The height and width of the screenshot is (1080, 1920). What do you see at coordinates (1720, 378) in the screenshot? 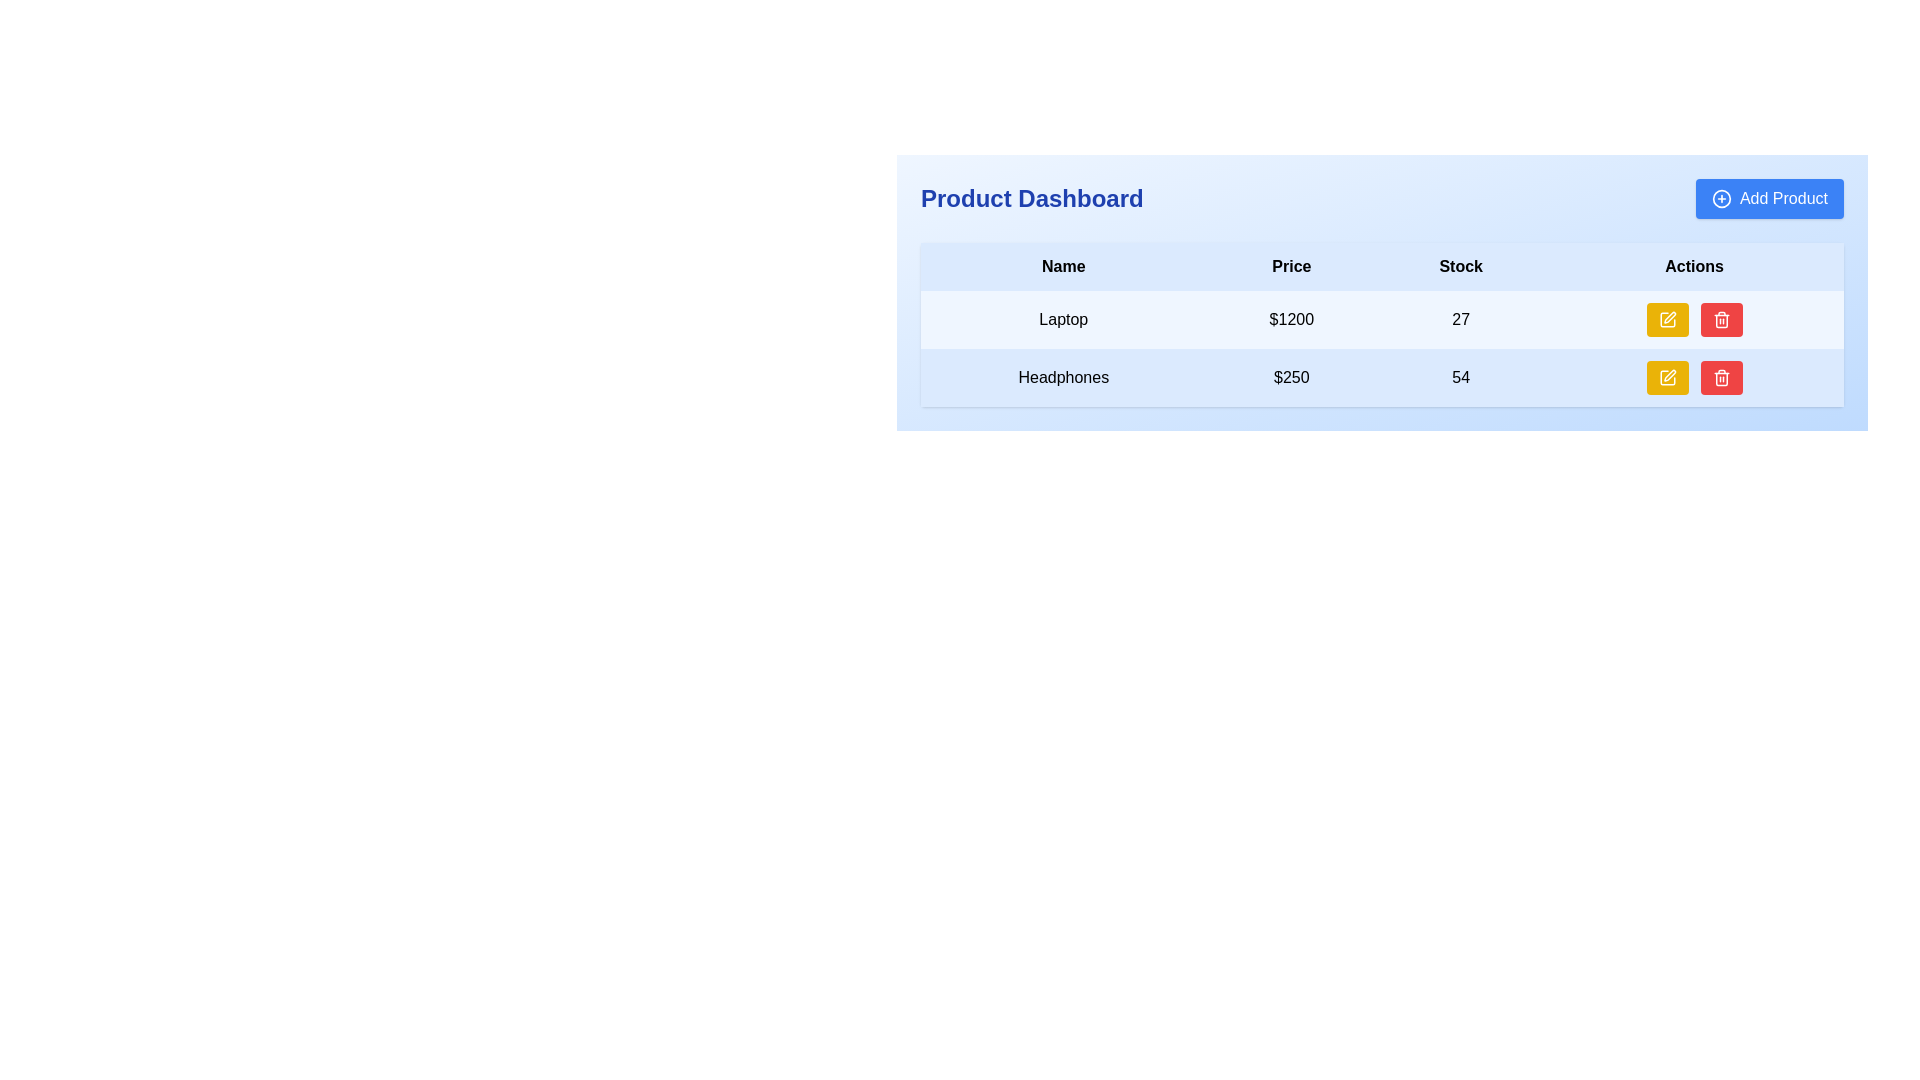
I see `the delete icon button located in the actions column of the second row in the table` at bounding box center [1720, 378].